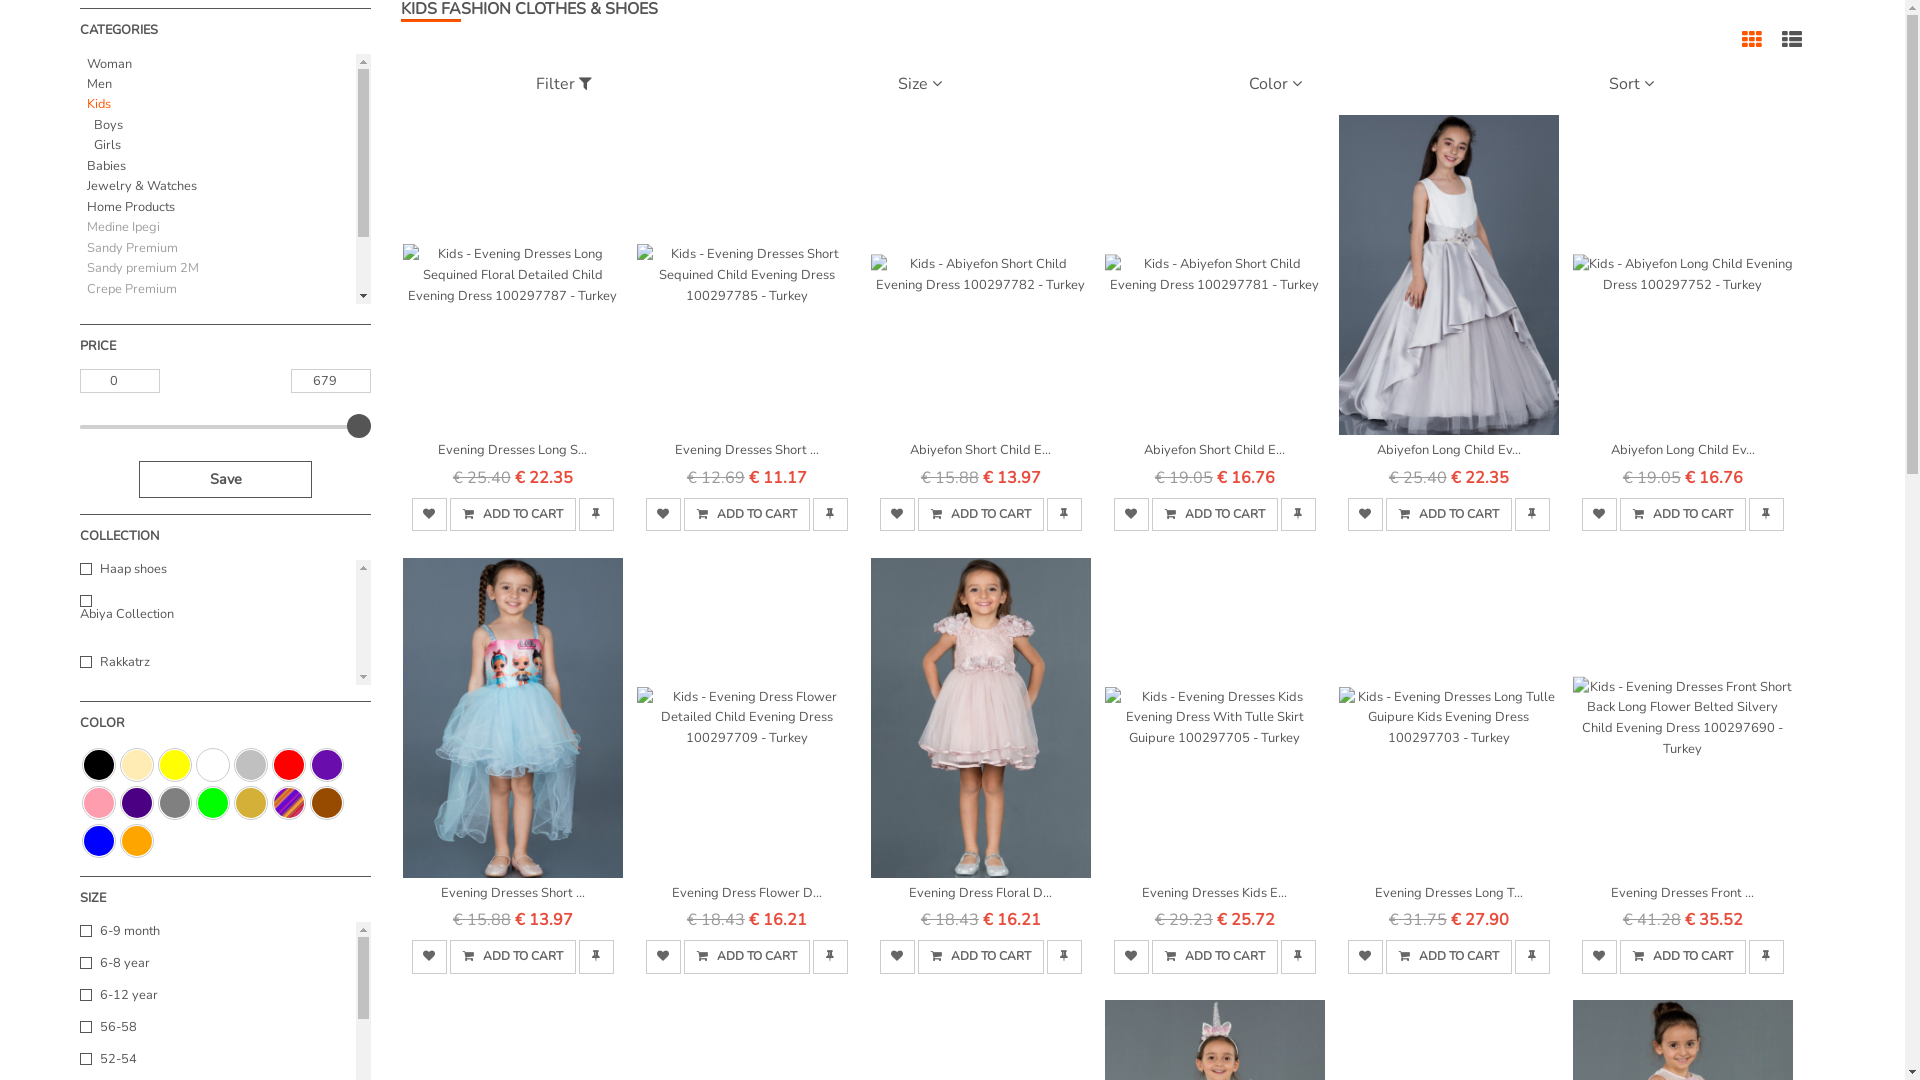 The image size is (1920, 1080). Describe the element at coordinates (287, 801) in the screenshot. I see `'Colorful'` at that location.